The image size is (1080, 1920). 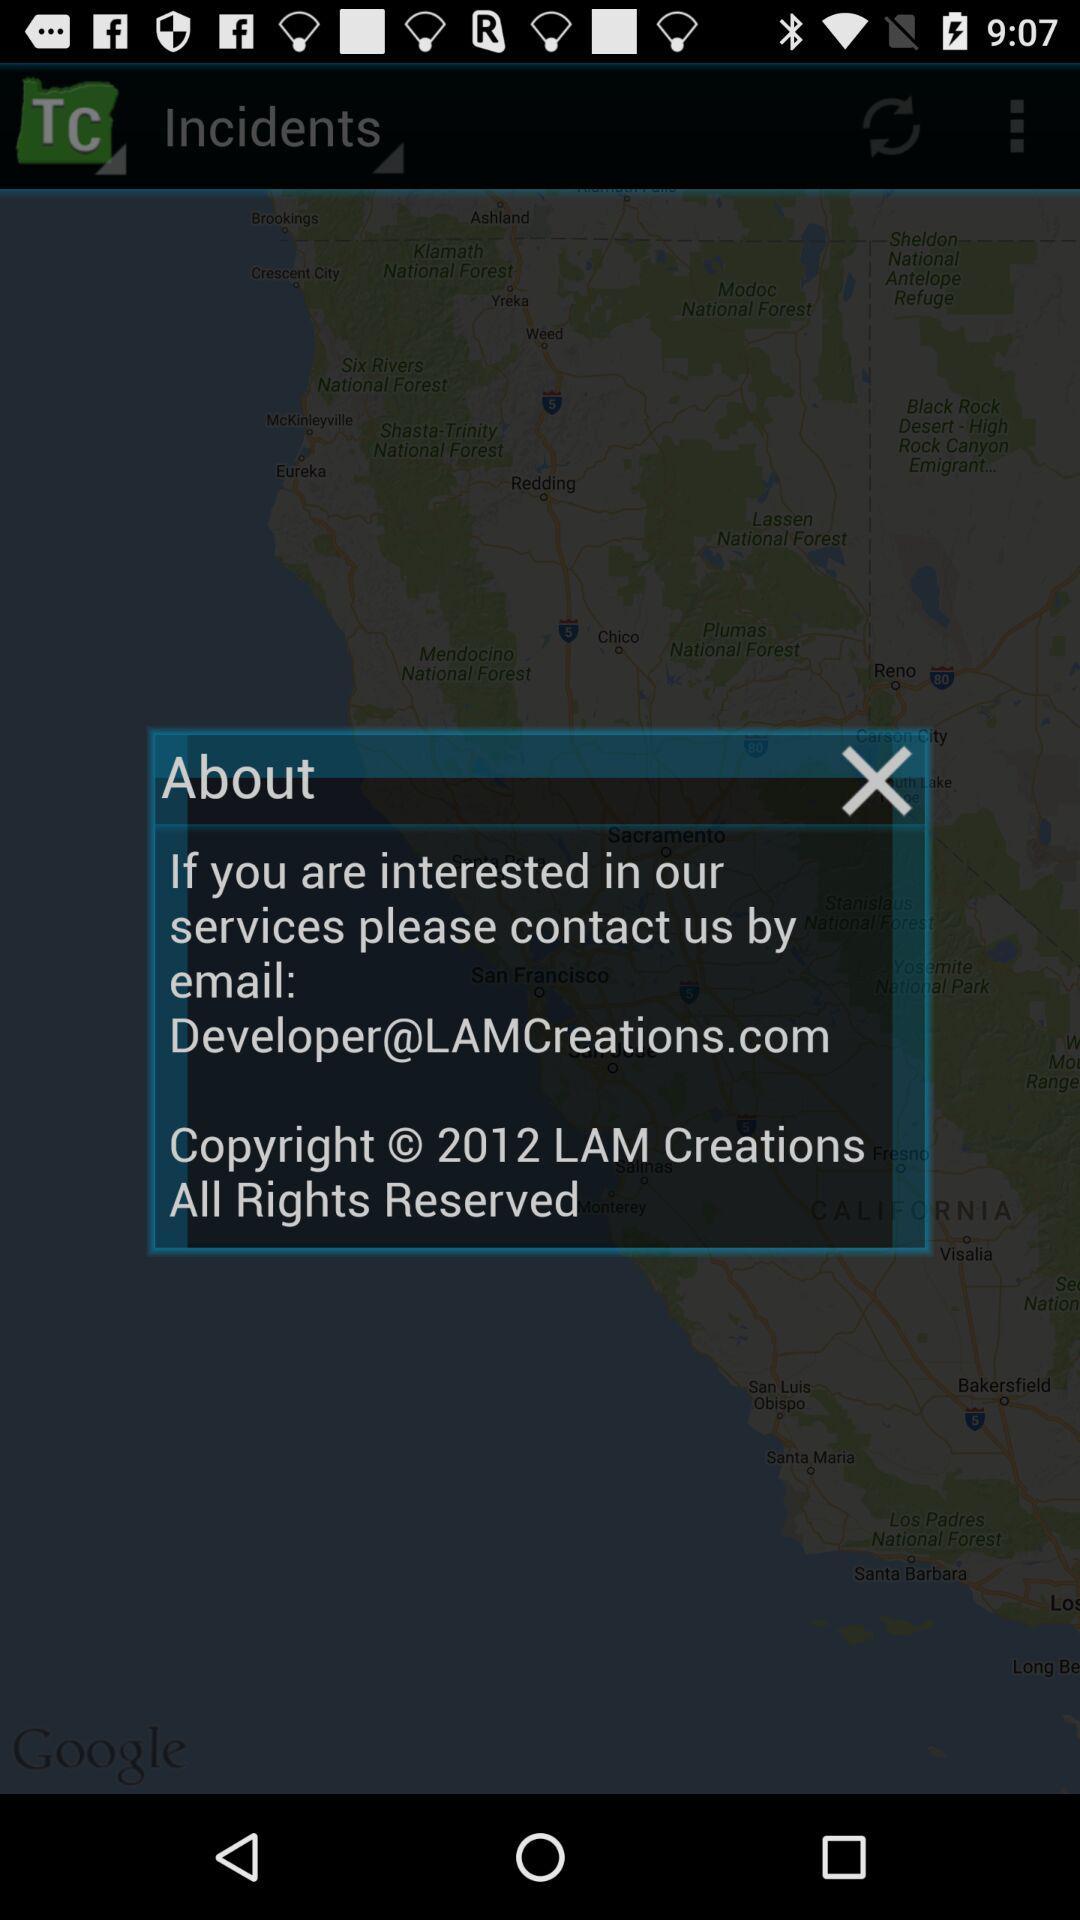 What do you see at coordinates (280, 124) in the screenshot?
I see `the incidents item` at bounding box center [280, 124].